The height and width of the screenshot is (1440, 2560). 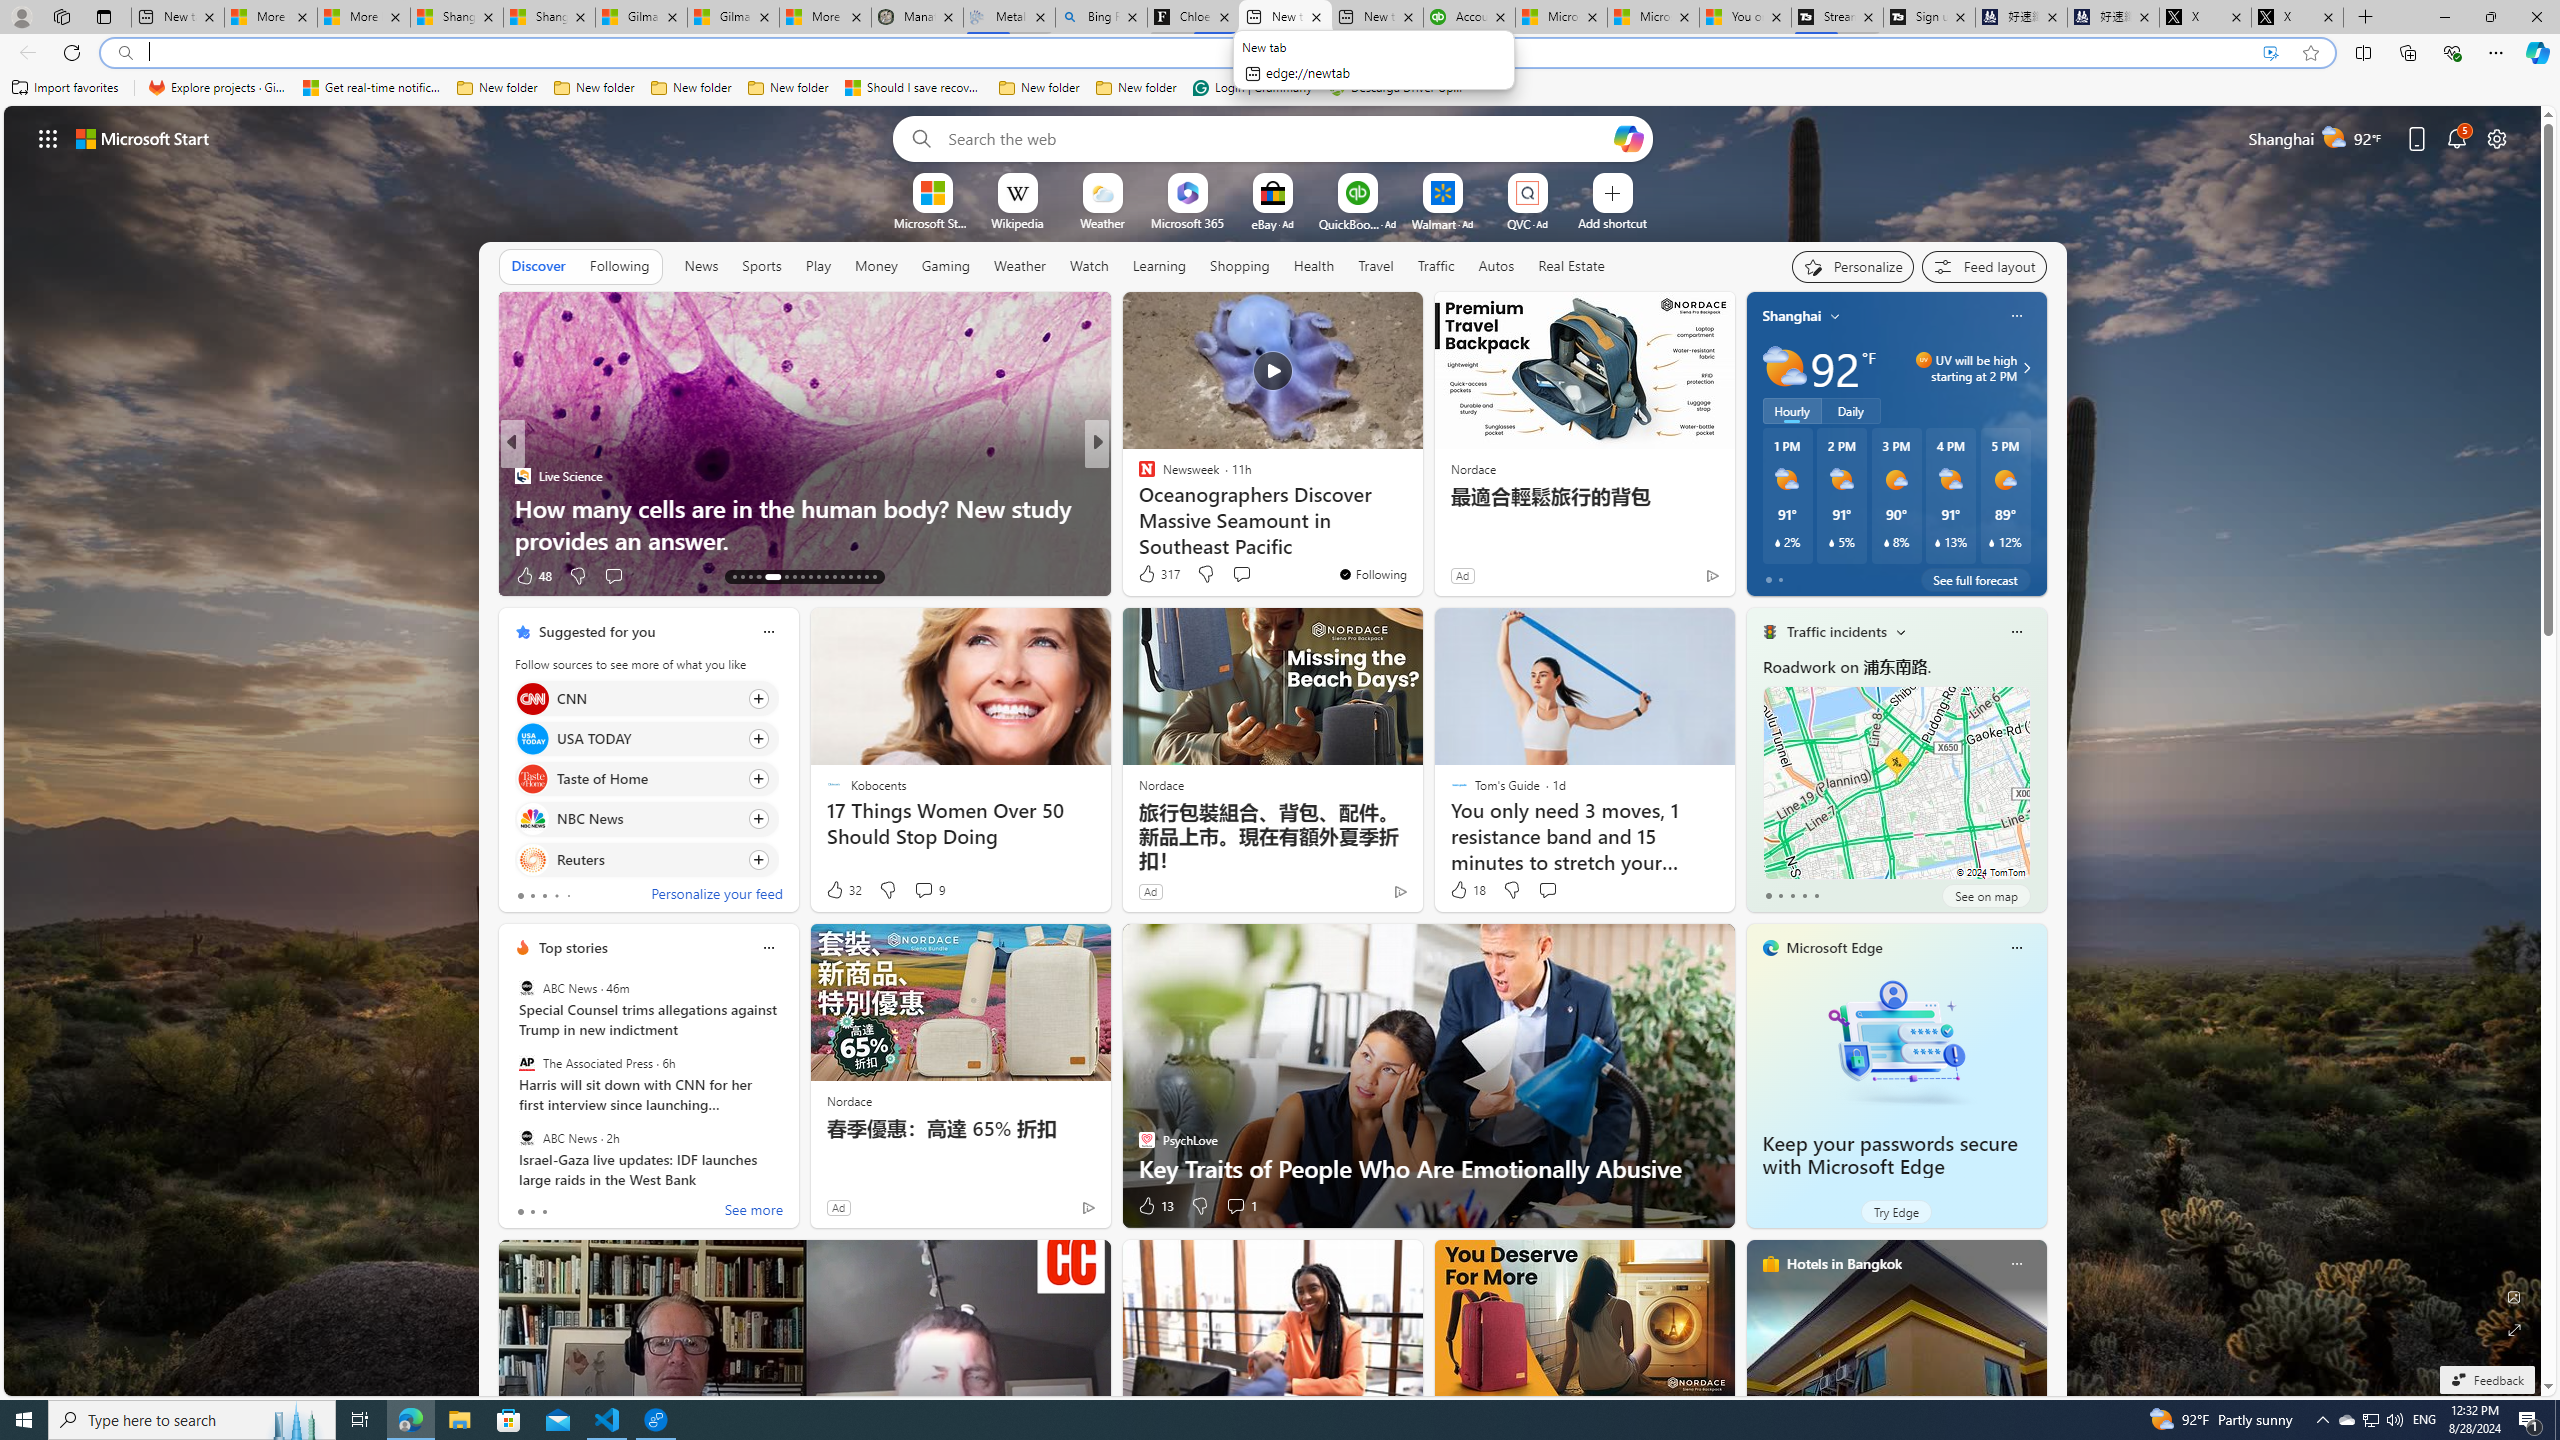 I want to click on 'Manatee Mortality Statistics | FWC', so click(x=917, y=16).